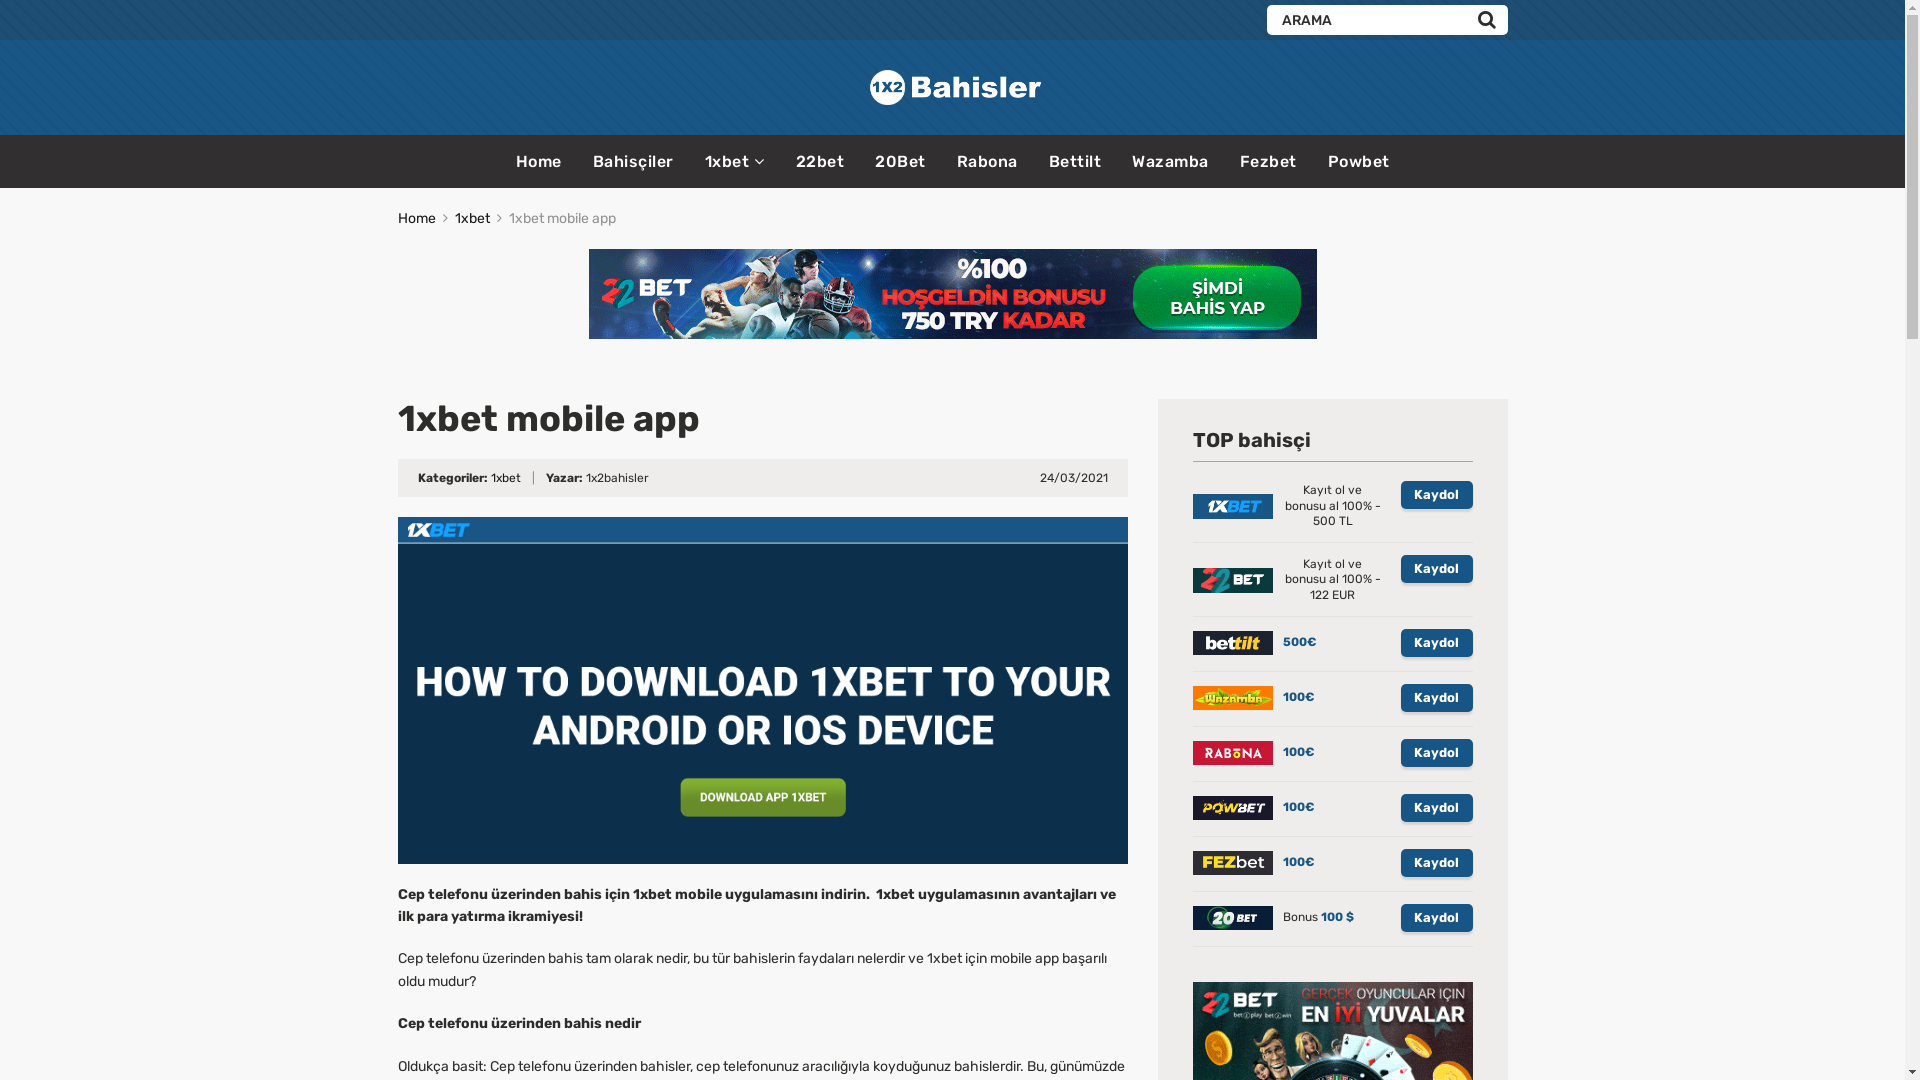 This screenshot has height=1080, width=1920. Describe the element at coordinates (795, 161) in the screenshot. I see `'22bet'` at that location.